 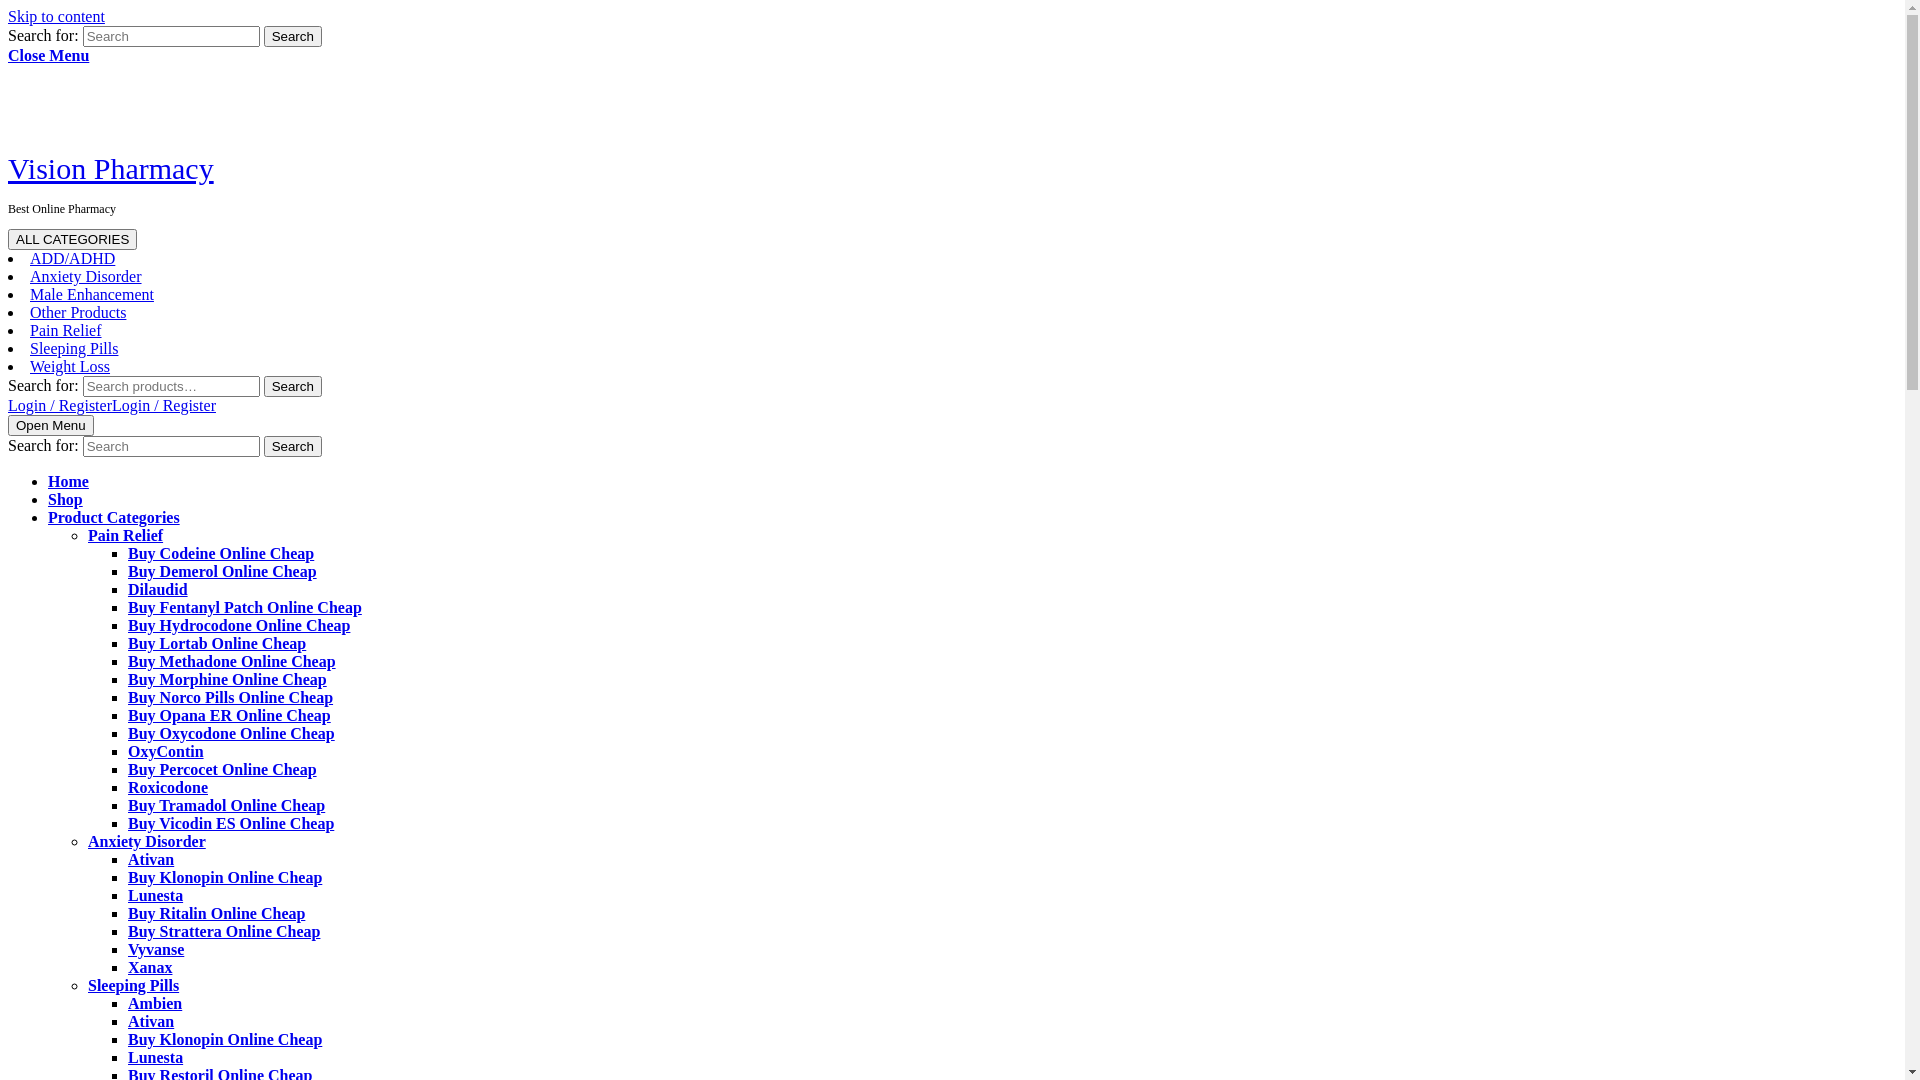 I want to click on 'Weight Loss', so click(x=70, y=366).